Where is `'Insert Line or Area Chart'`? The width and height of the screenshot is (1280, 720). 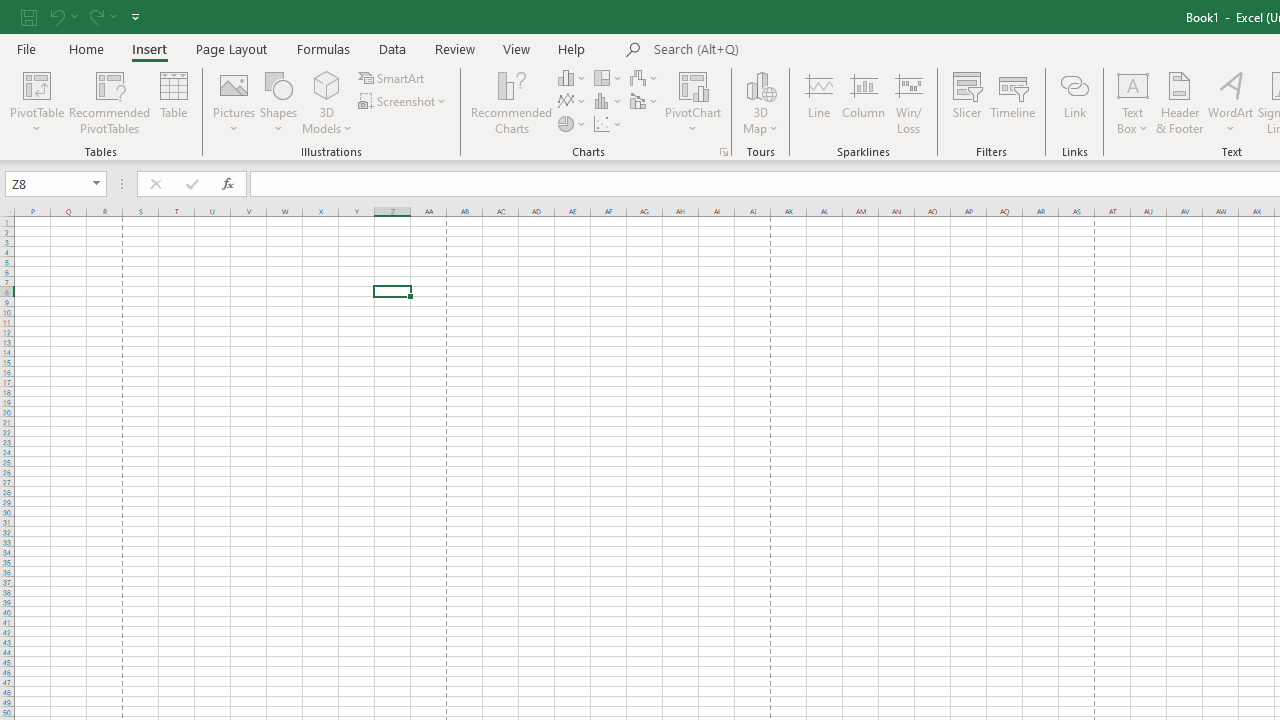
'Insert Line or Area Chart' is located at coordinates (572, 101).